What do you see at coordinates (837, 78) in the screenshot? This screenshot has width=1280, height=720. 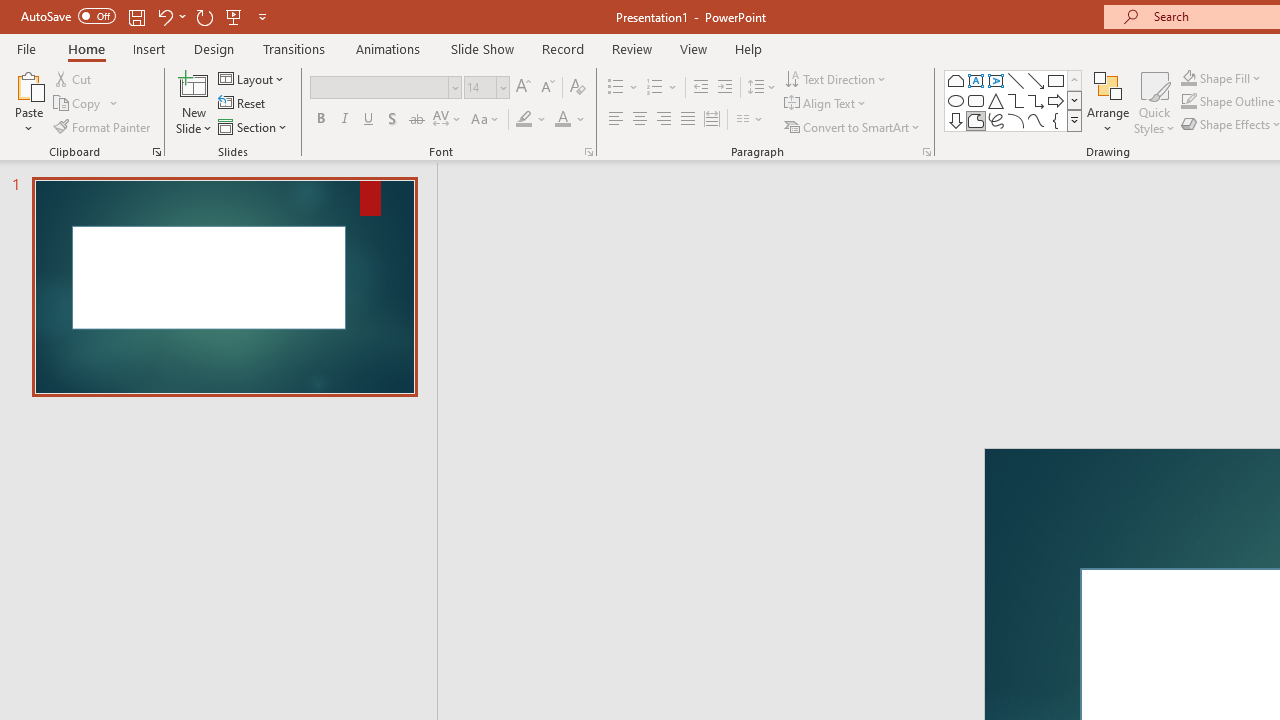 I see `'Text Direction'` at bounding box center [837, 78].